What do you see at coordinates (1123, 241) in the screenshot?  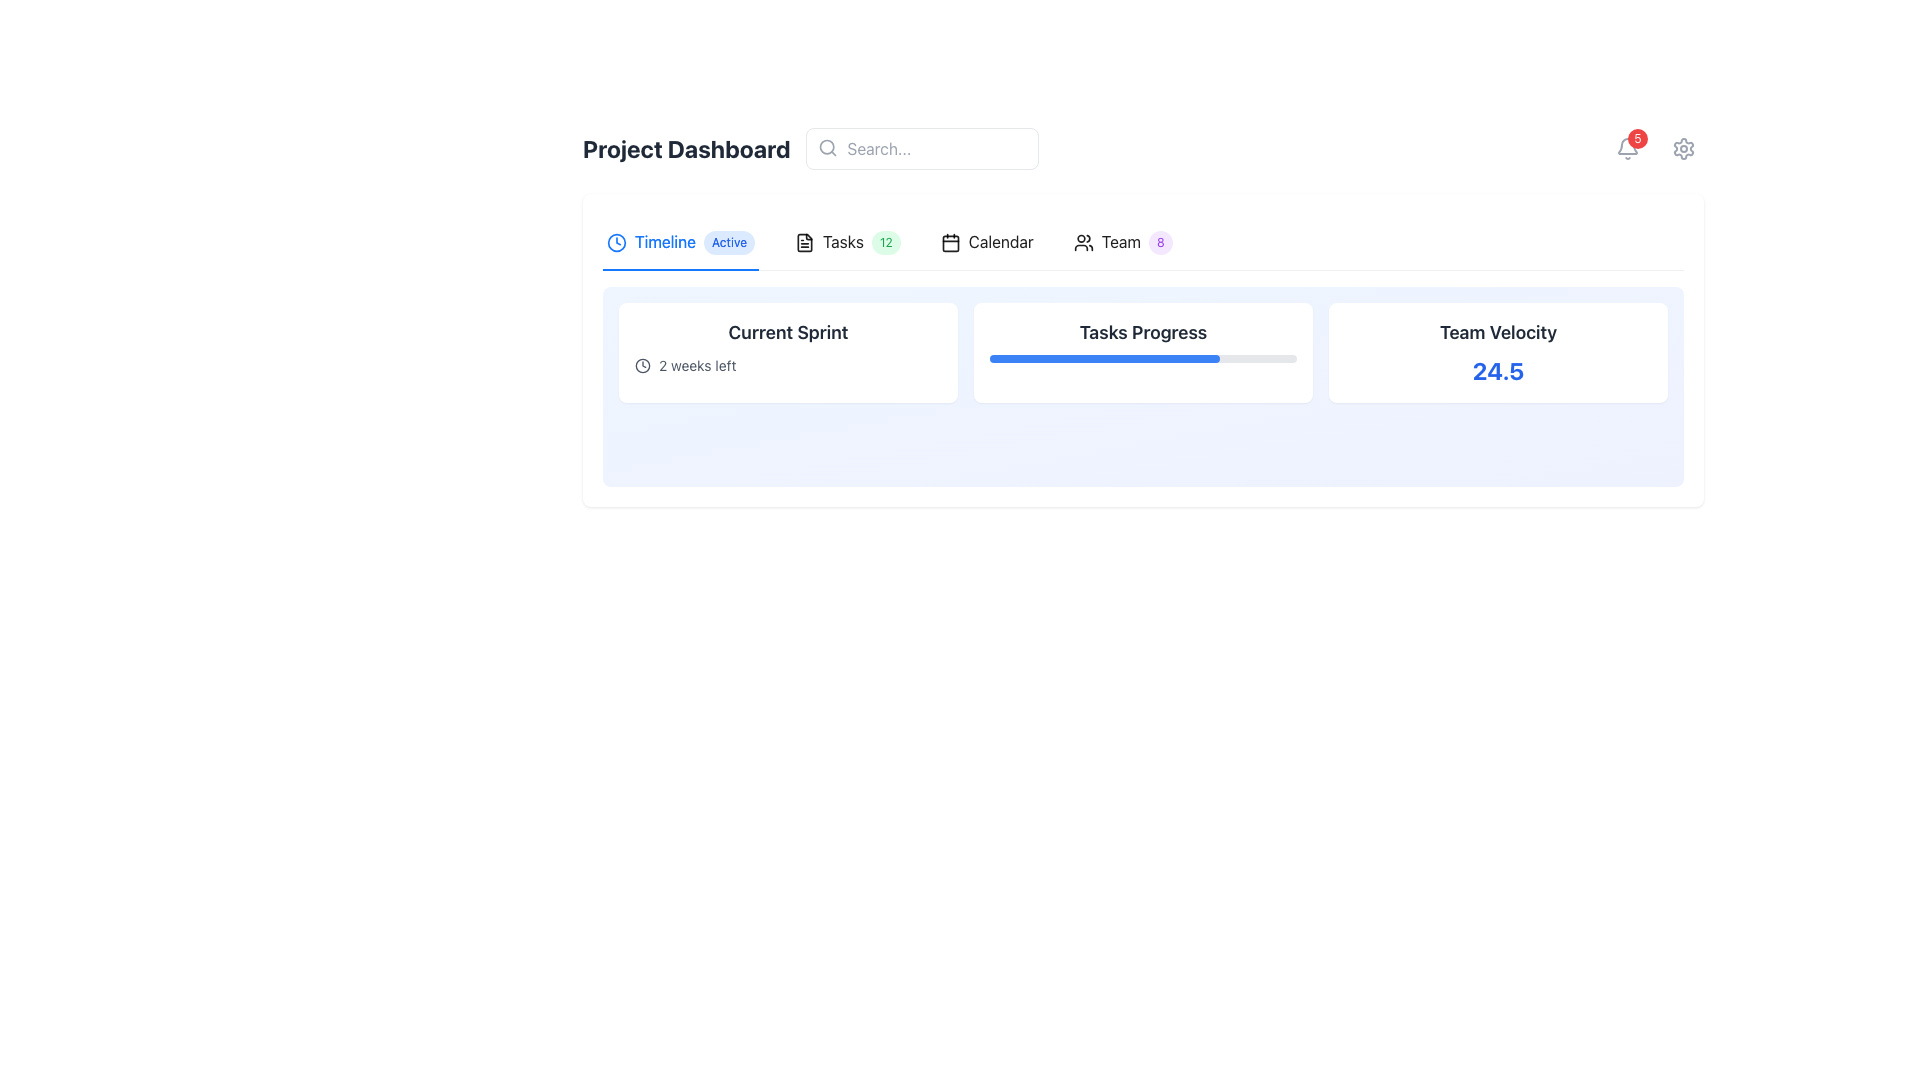 I see `the 'Team' tab with a numeric badge displaying '8'` at bounding box center [1123, 241].